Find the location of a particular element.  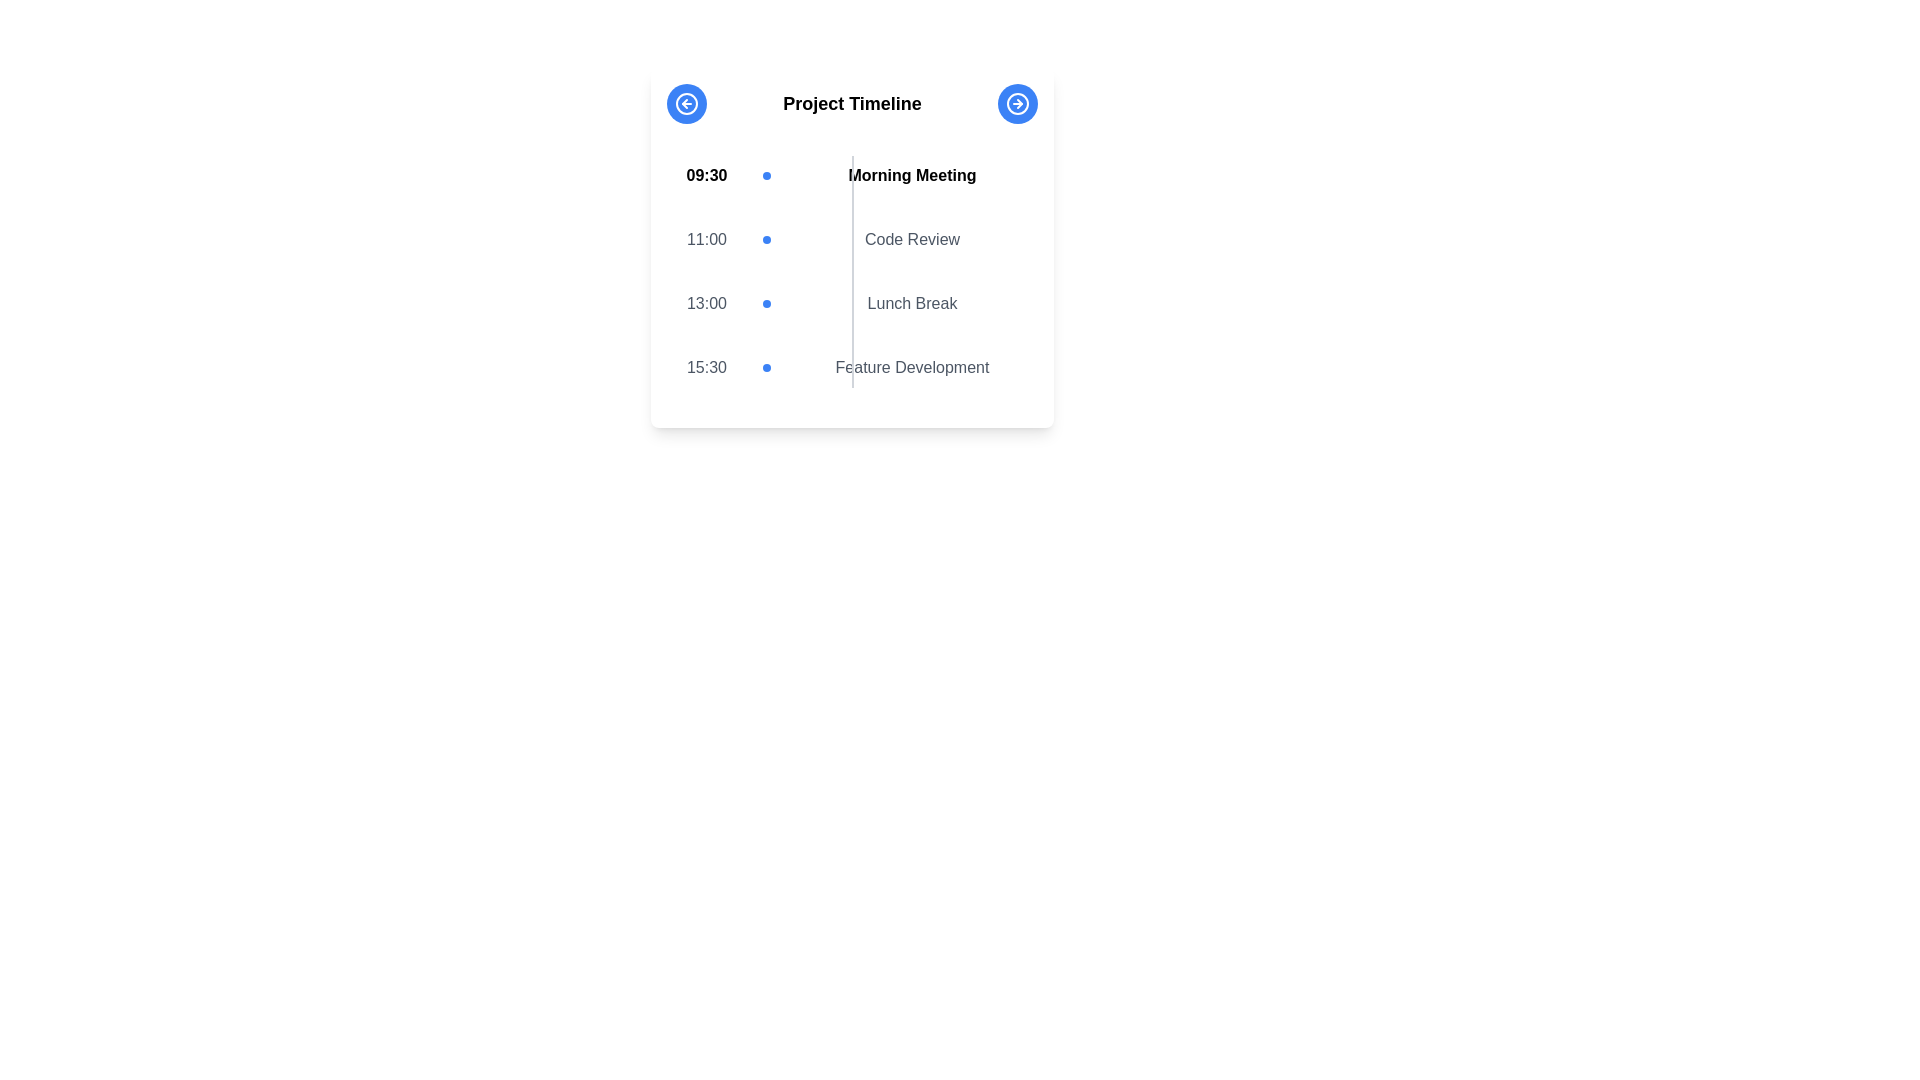

the navigation icon located at the top-right corner of the central panel, adjacent to the 'Project Timeline' header is located at coordinates (1017, 104).